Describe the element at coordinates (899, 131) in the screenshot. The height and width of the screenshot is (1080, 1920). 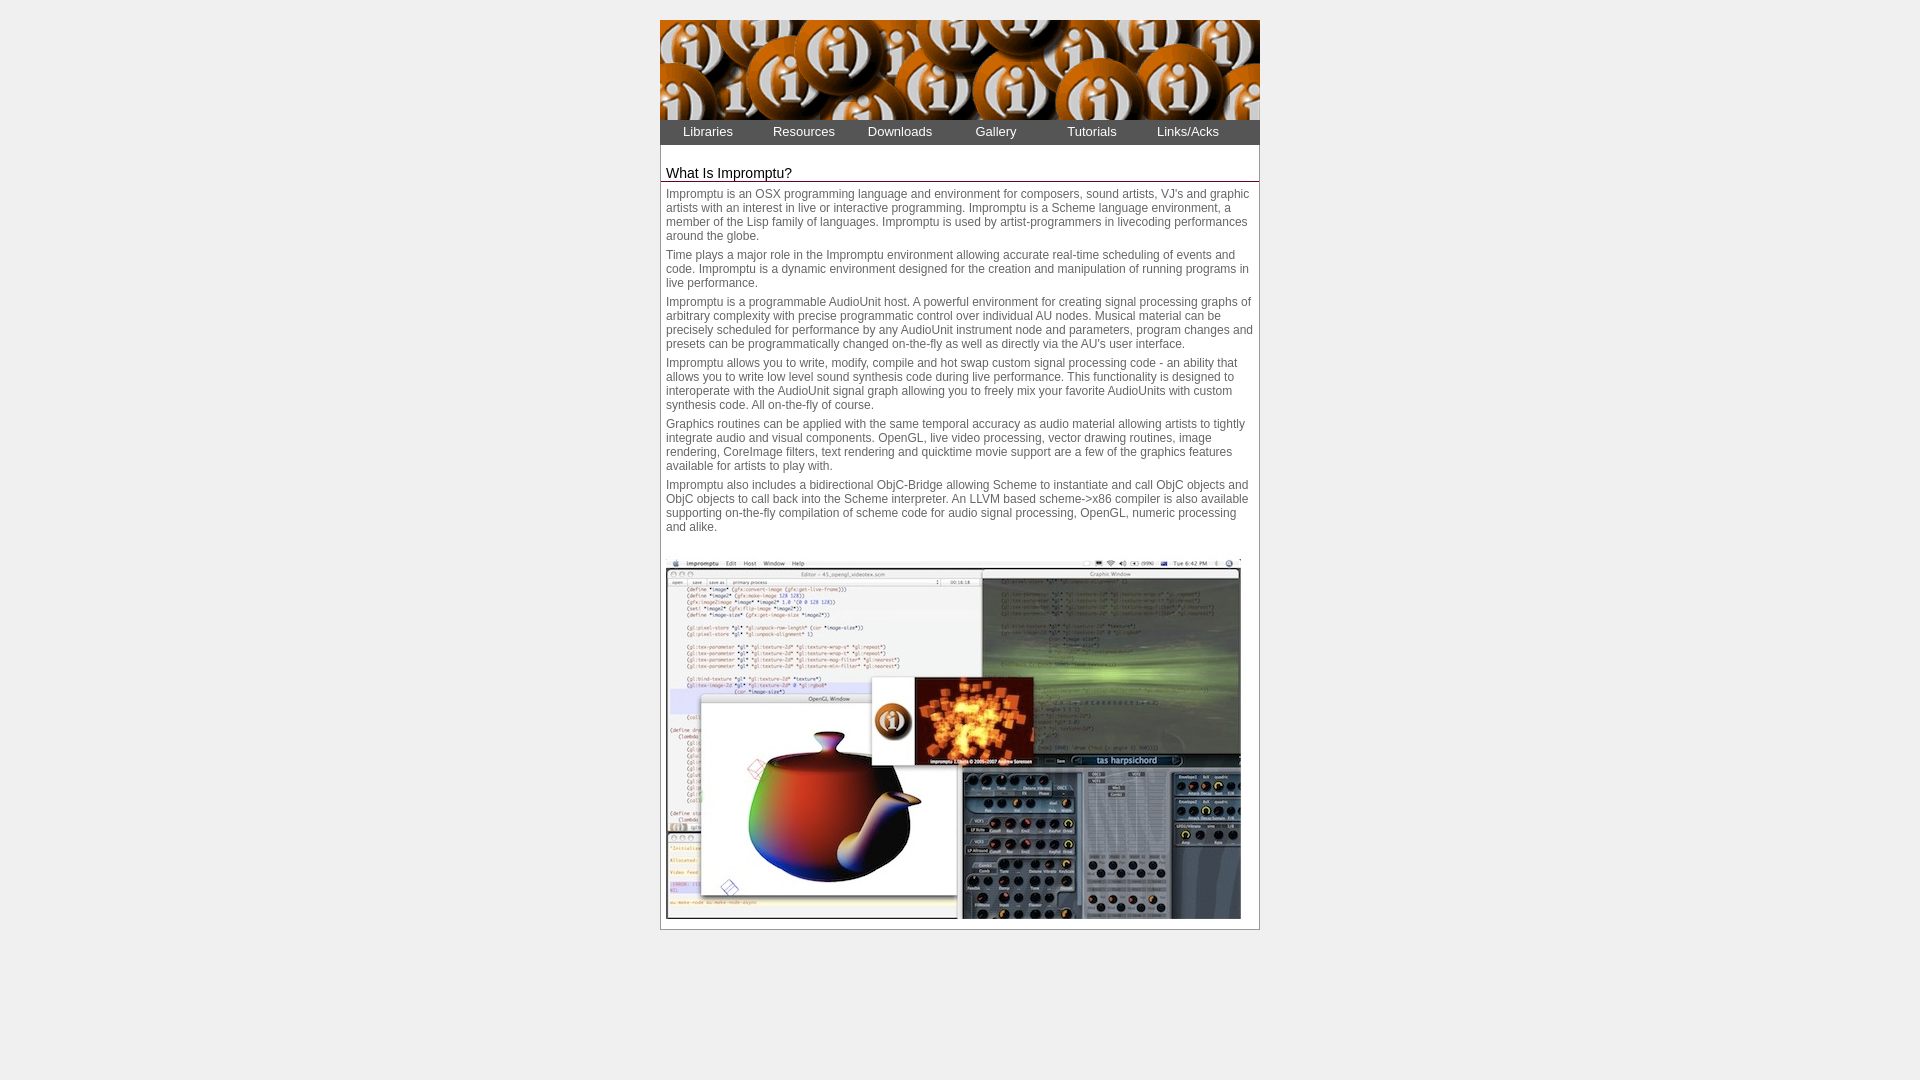
I see `'Downloads'` at that location.